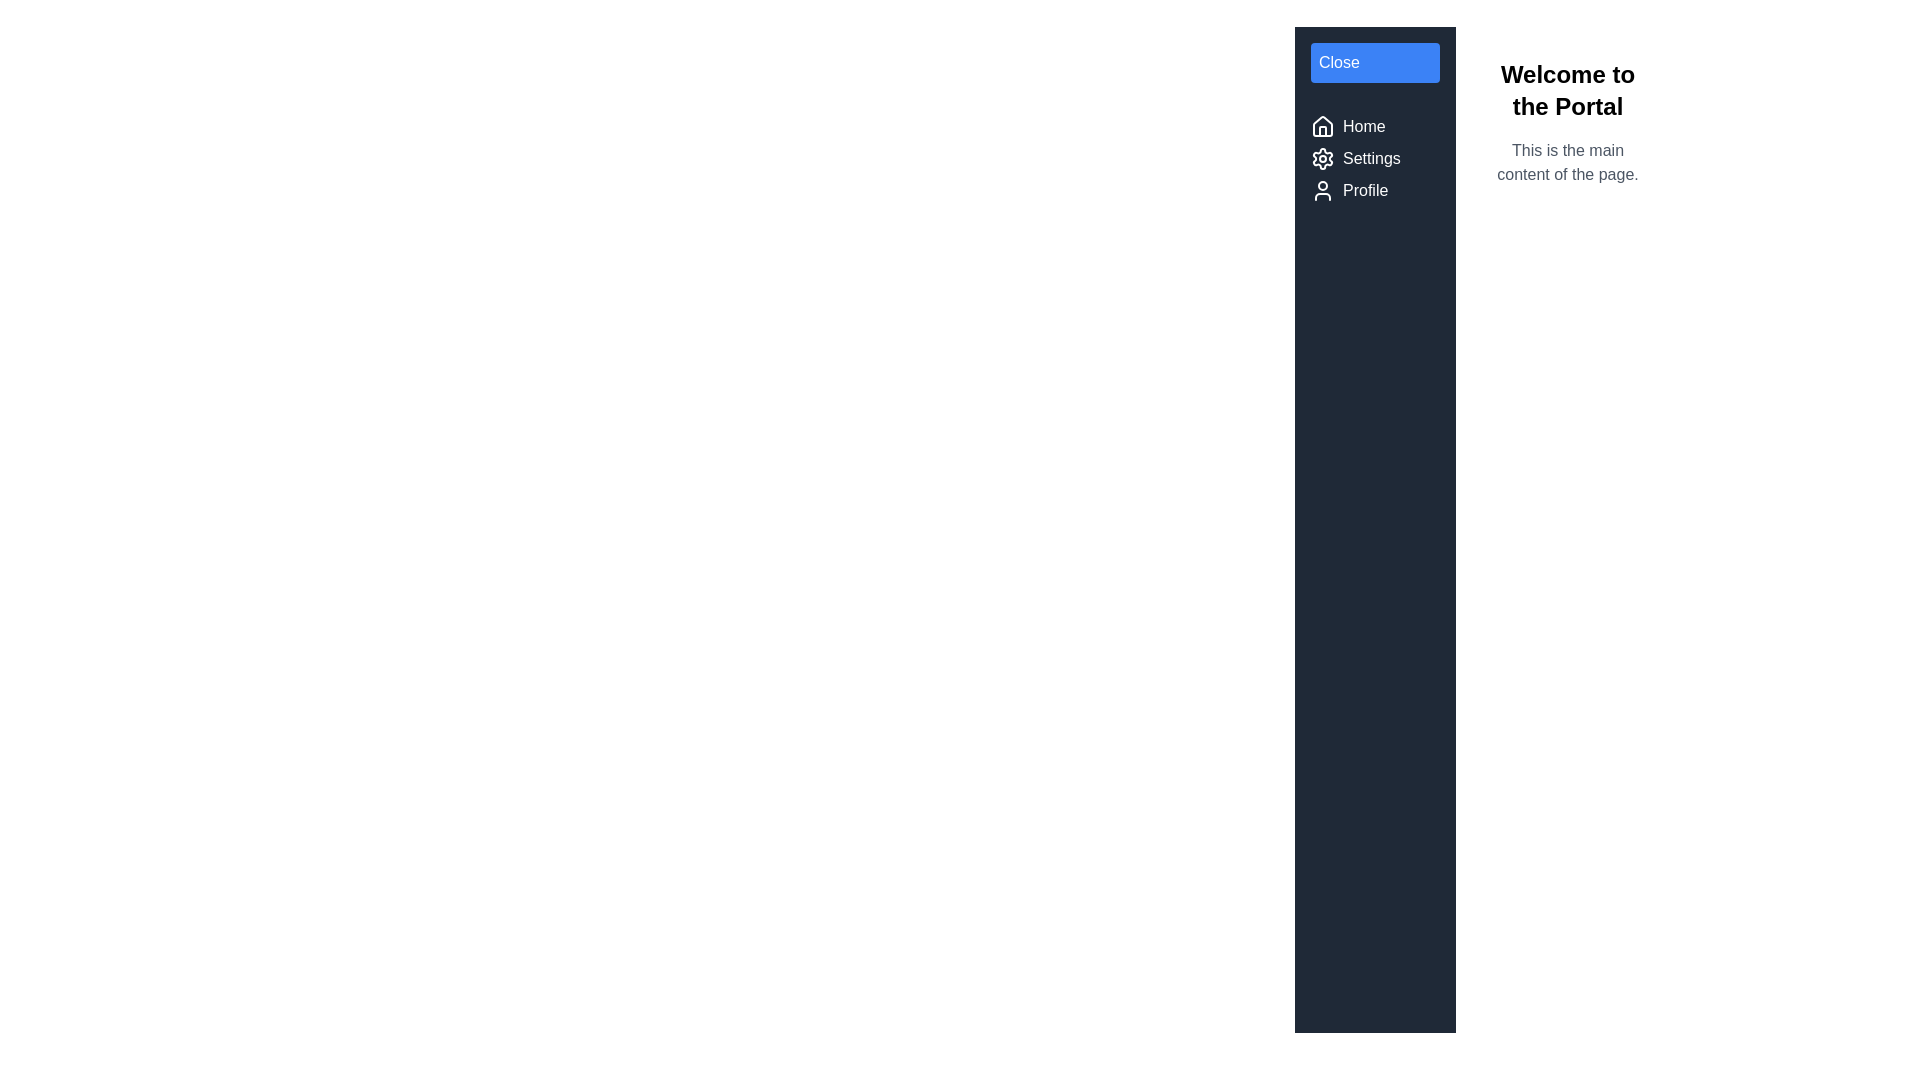 This screenshot has width=1920, height=1080. What do you see at coordinates (1323, 157) in the screenshot?
I see `the cogwheel icon within the SVG graphics element located in the left sidebar of the navigation menu` at bounding box center [1323, 157].